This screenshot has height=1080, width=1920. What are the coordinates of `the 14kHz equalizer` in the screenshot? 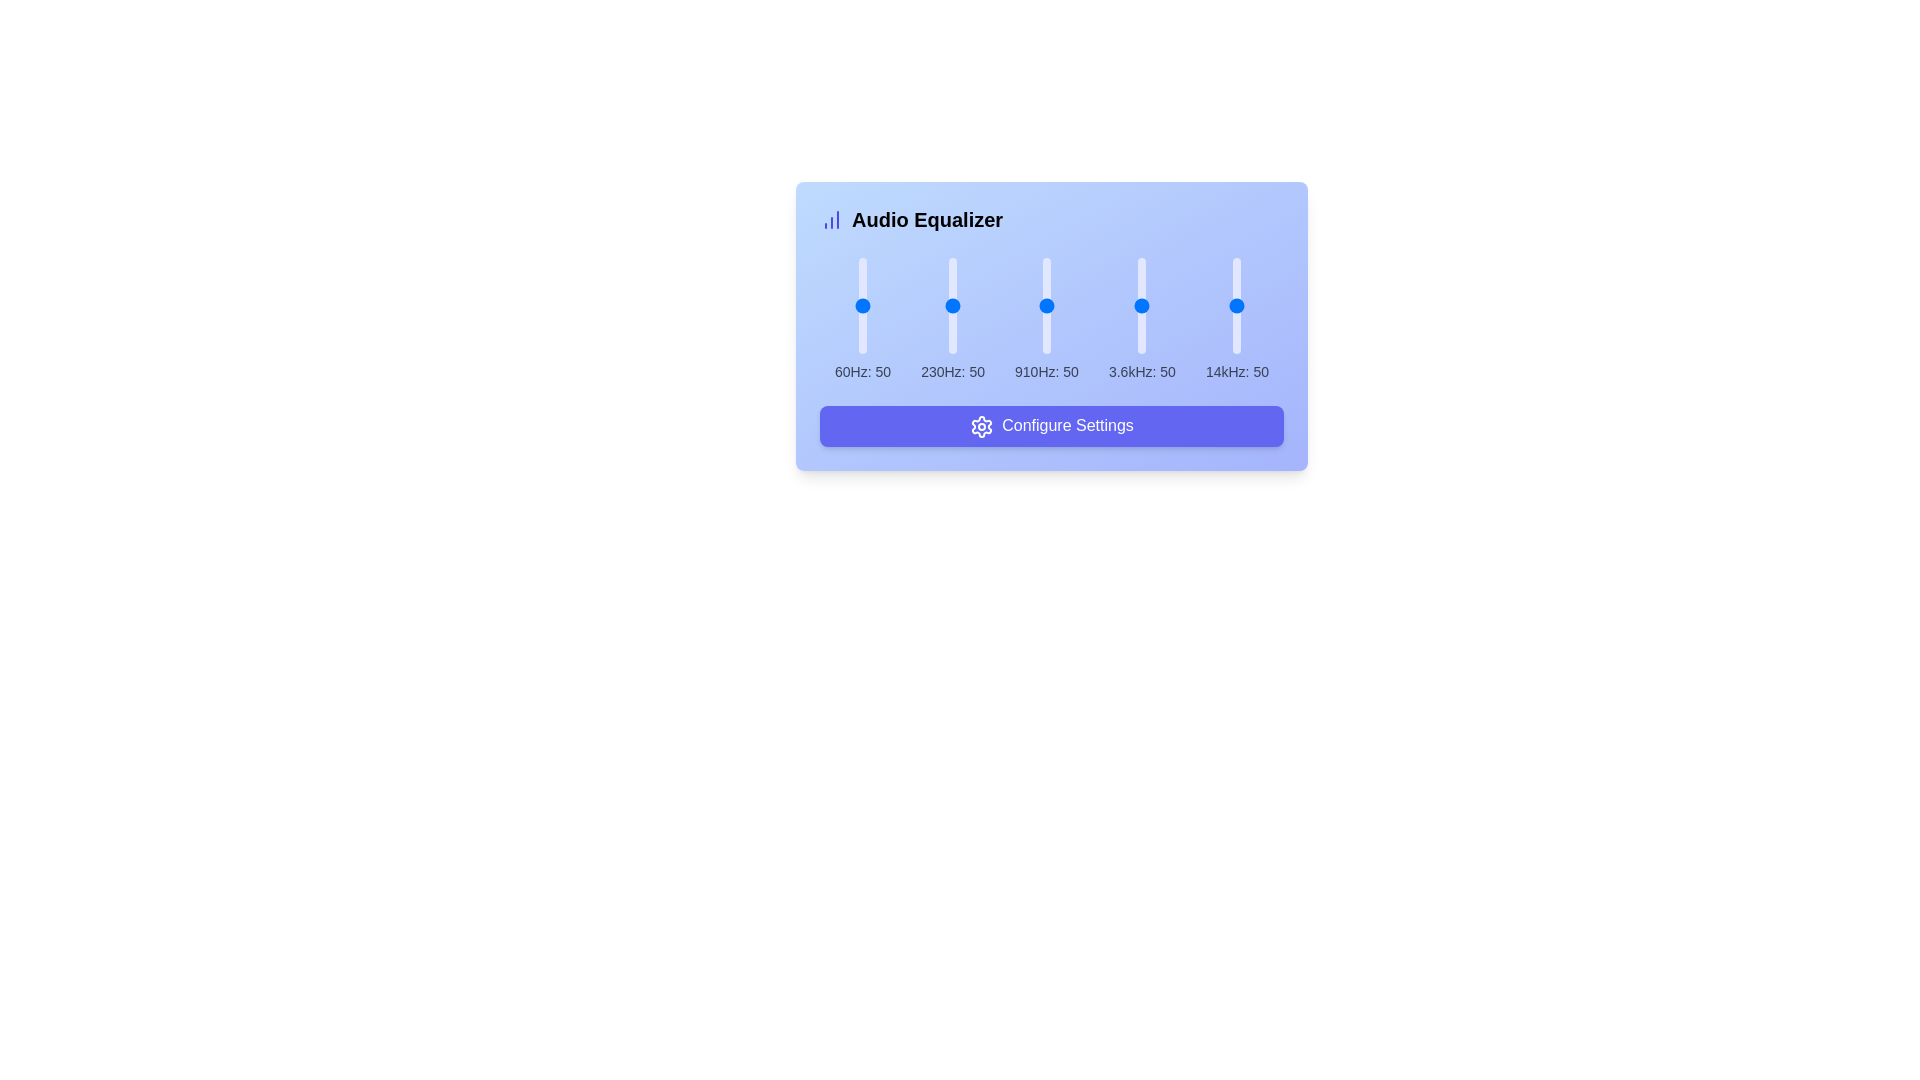 It's located at (1236, 267).